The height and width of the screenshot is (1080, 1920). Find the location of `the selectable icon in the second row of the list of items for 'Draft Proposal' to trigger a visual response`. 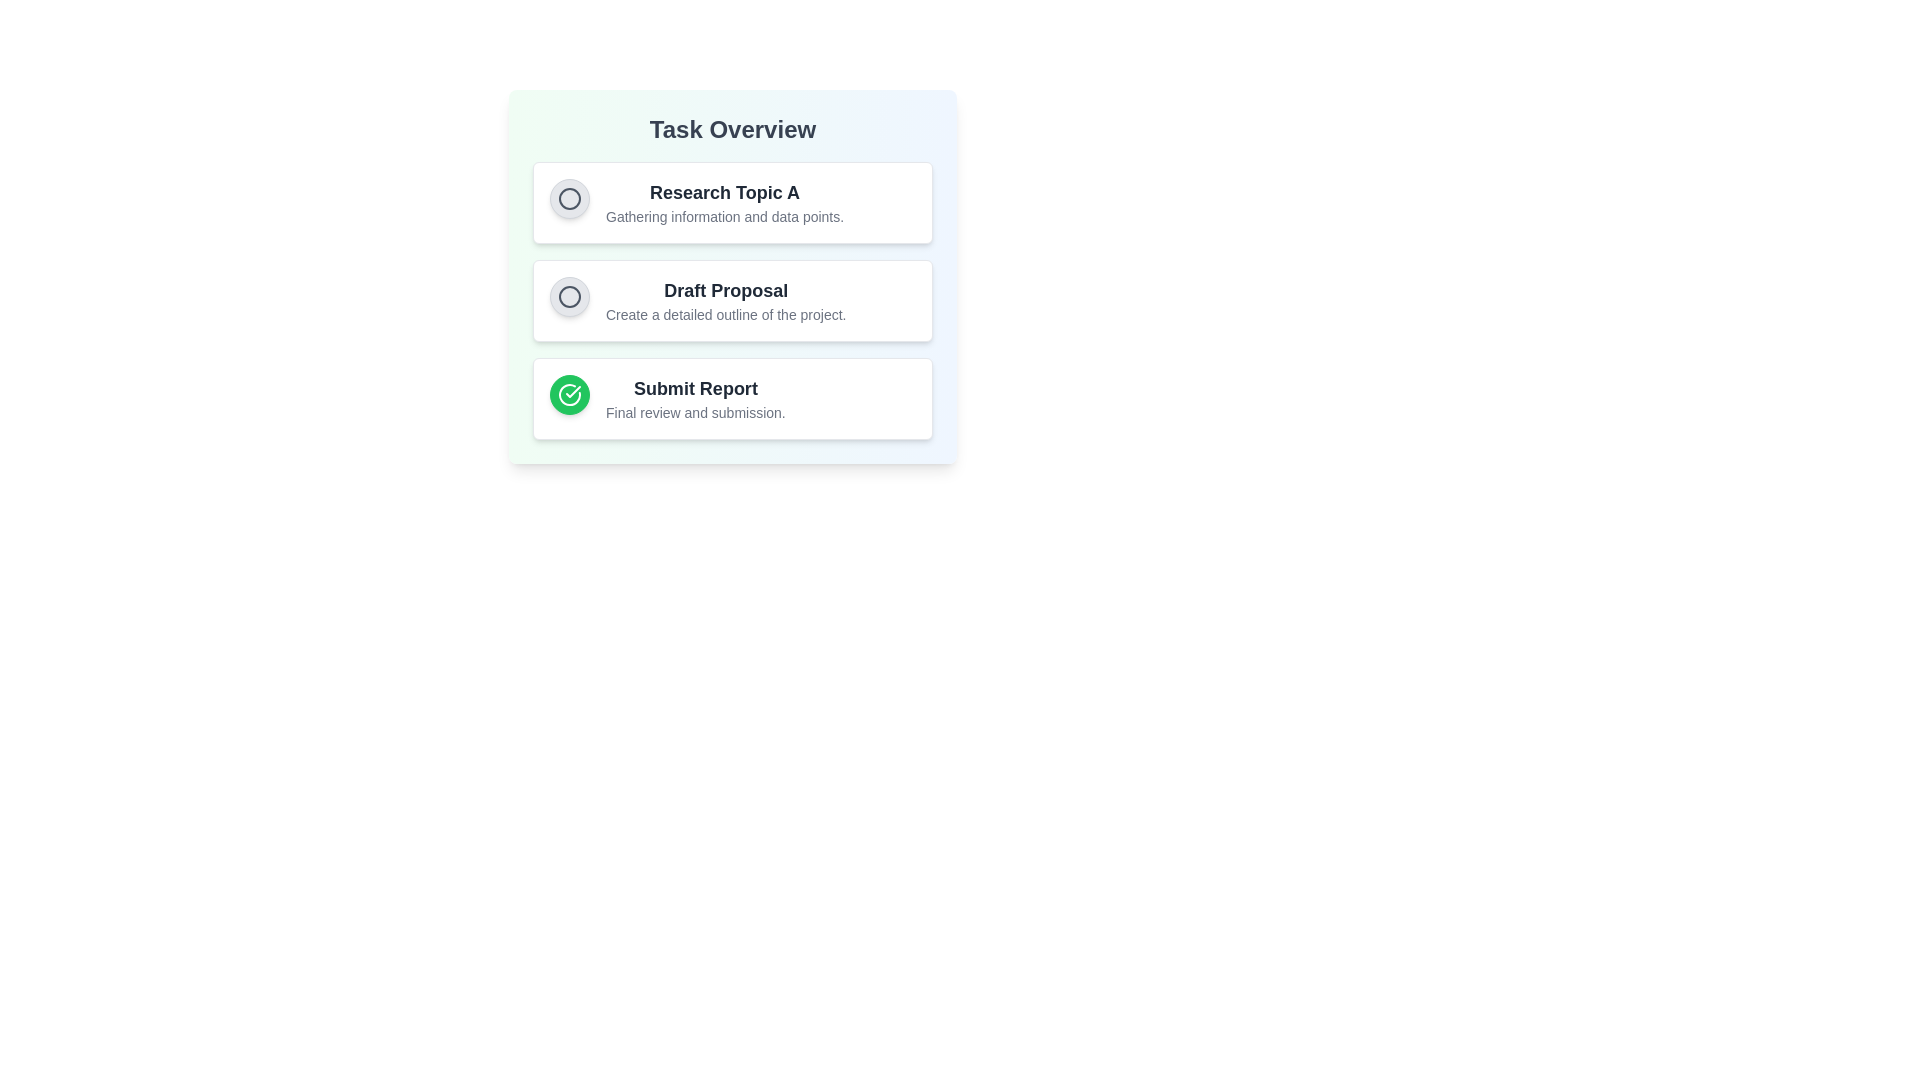

the selectable icon in the second row of the list of items for 'Draft Proposal' to trigger a visual response is located at coordinates (569, 297).